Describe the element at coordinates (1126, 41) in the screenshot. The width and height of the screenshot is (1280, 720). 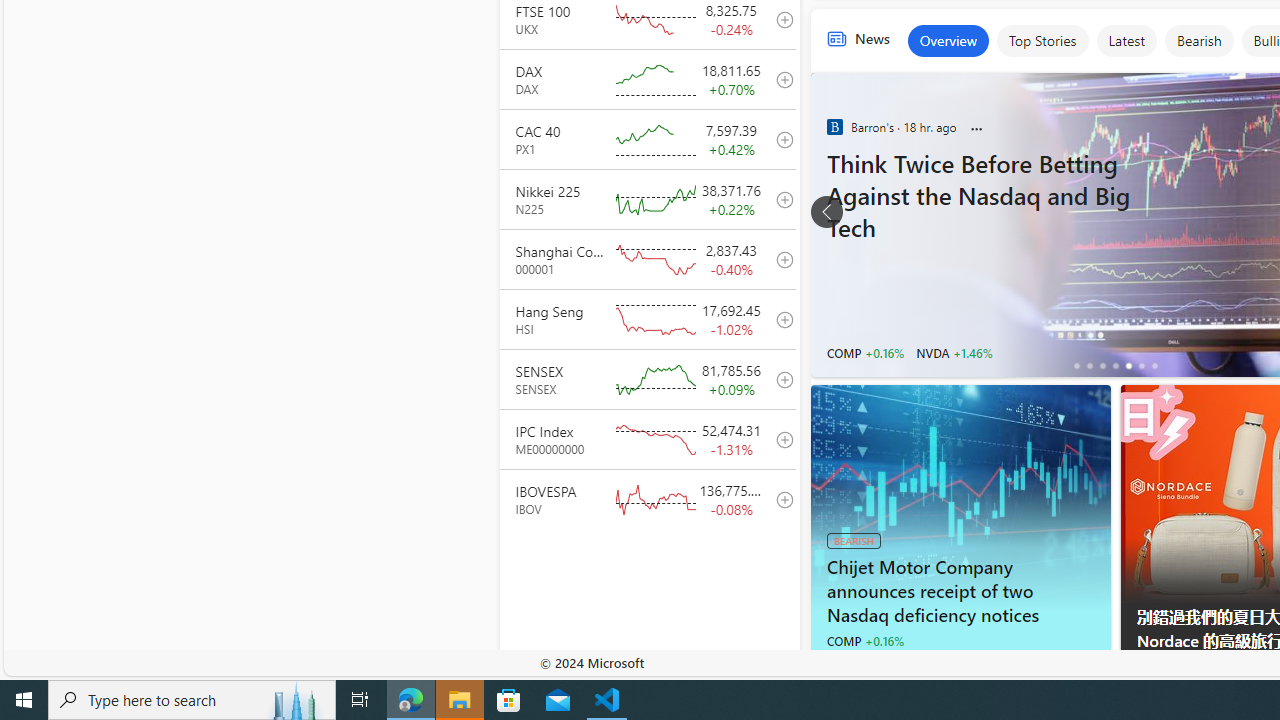
I see `'Latest'` at that location.